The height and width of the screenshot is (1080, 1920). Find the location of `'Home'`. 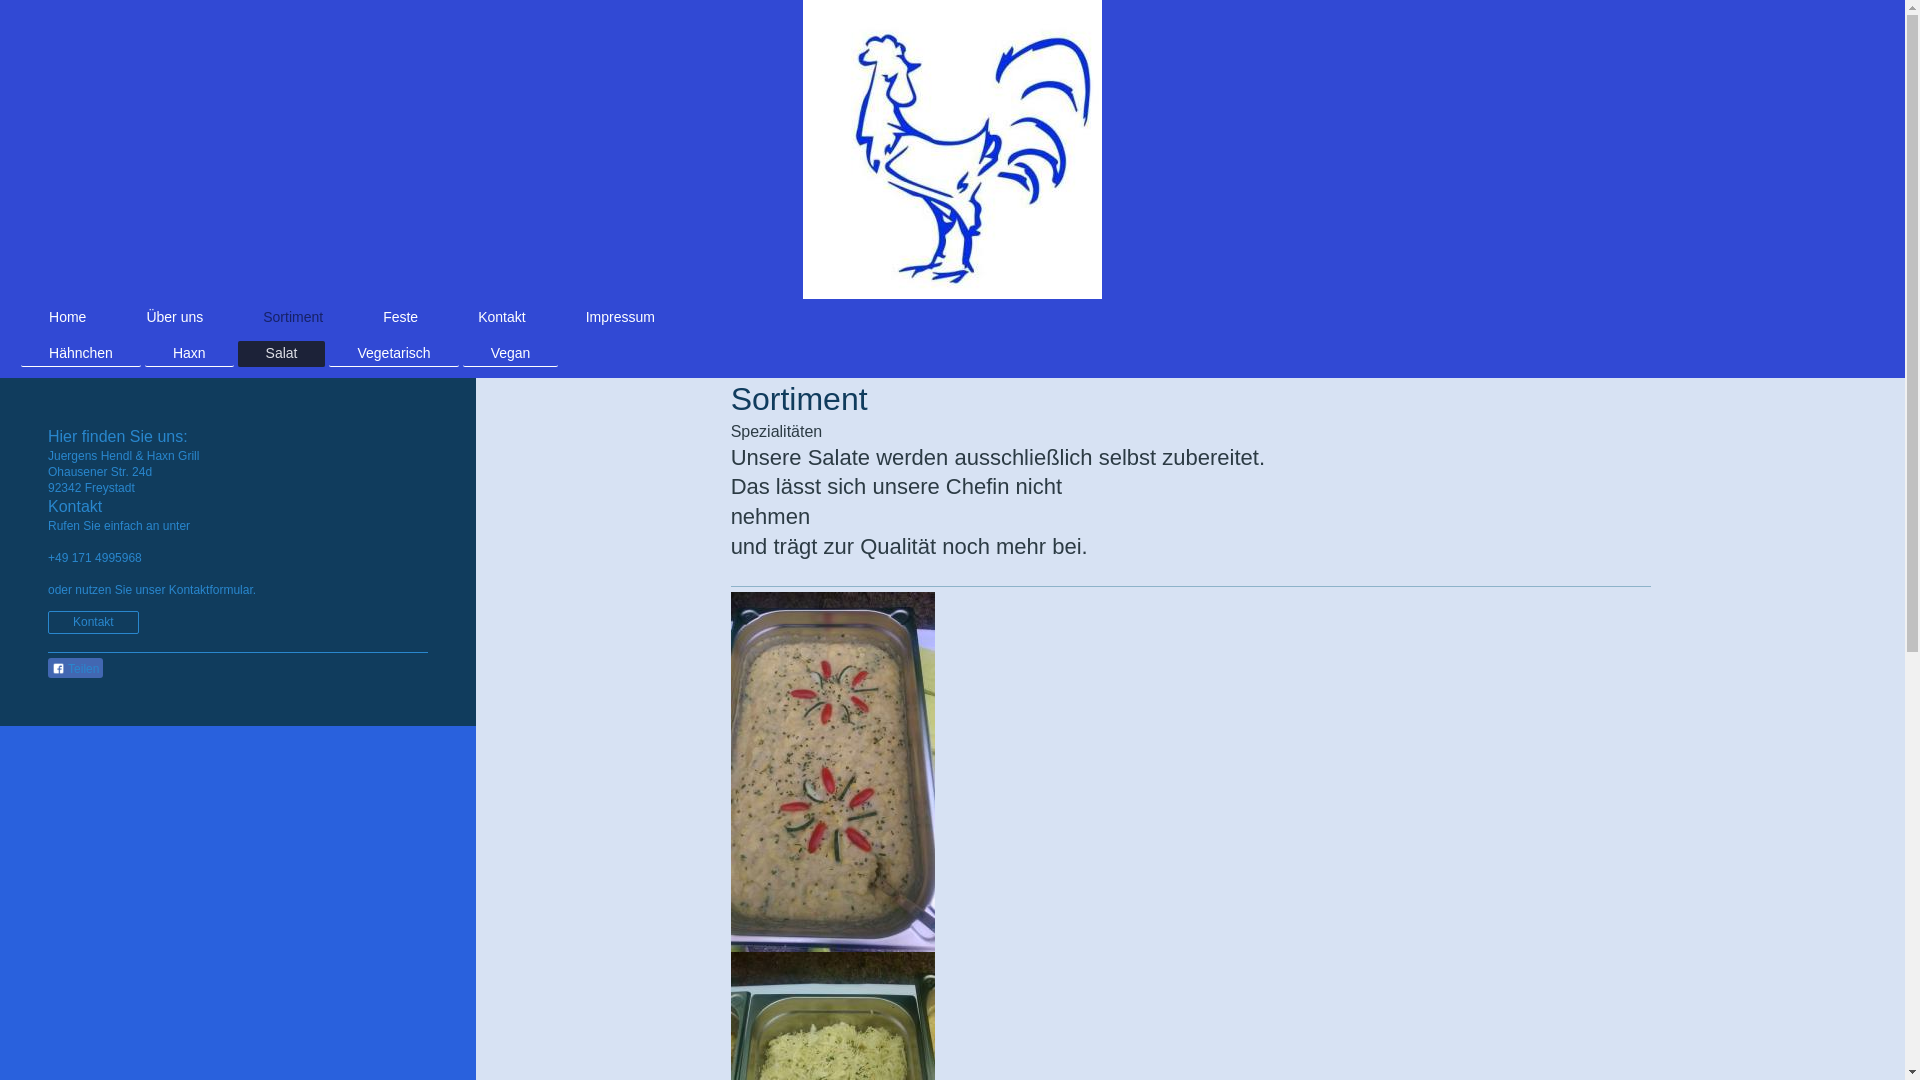

'Home' is located at coordinates (20, 315).